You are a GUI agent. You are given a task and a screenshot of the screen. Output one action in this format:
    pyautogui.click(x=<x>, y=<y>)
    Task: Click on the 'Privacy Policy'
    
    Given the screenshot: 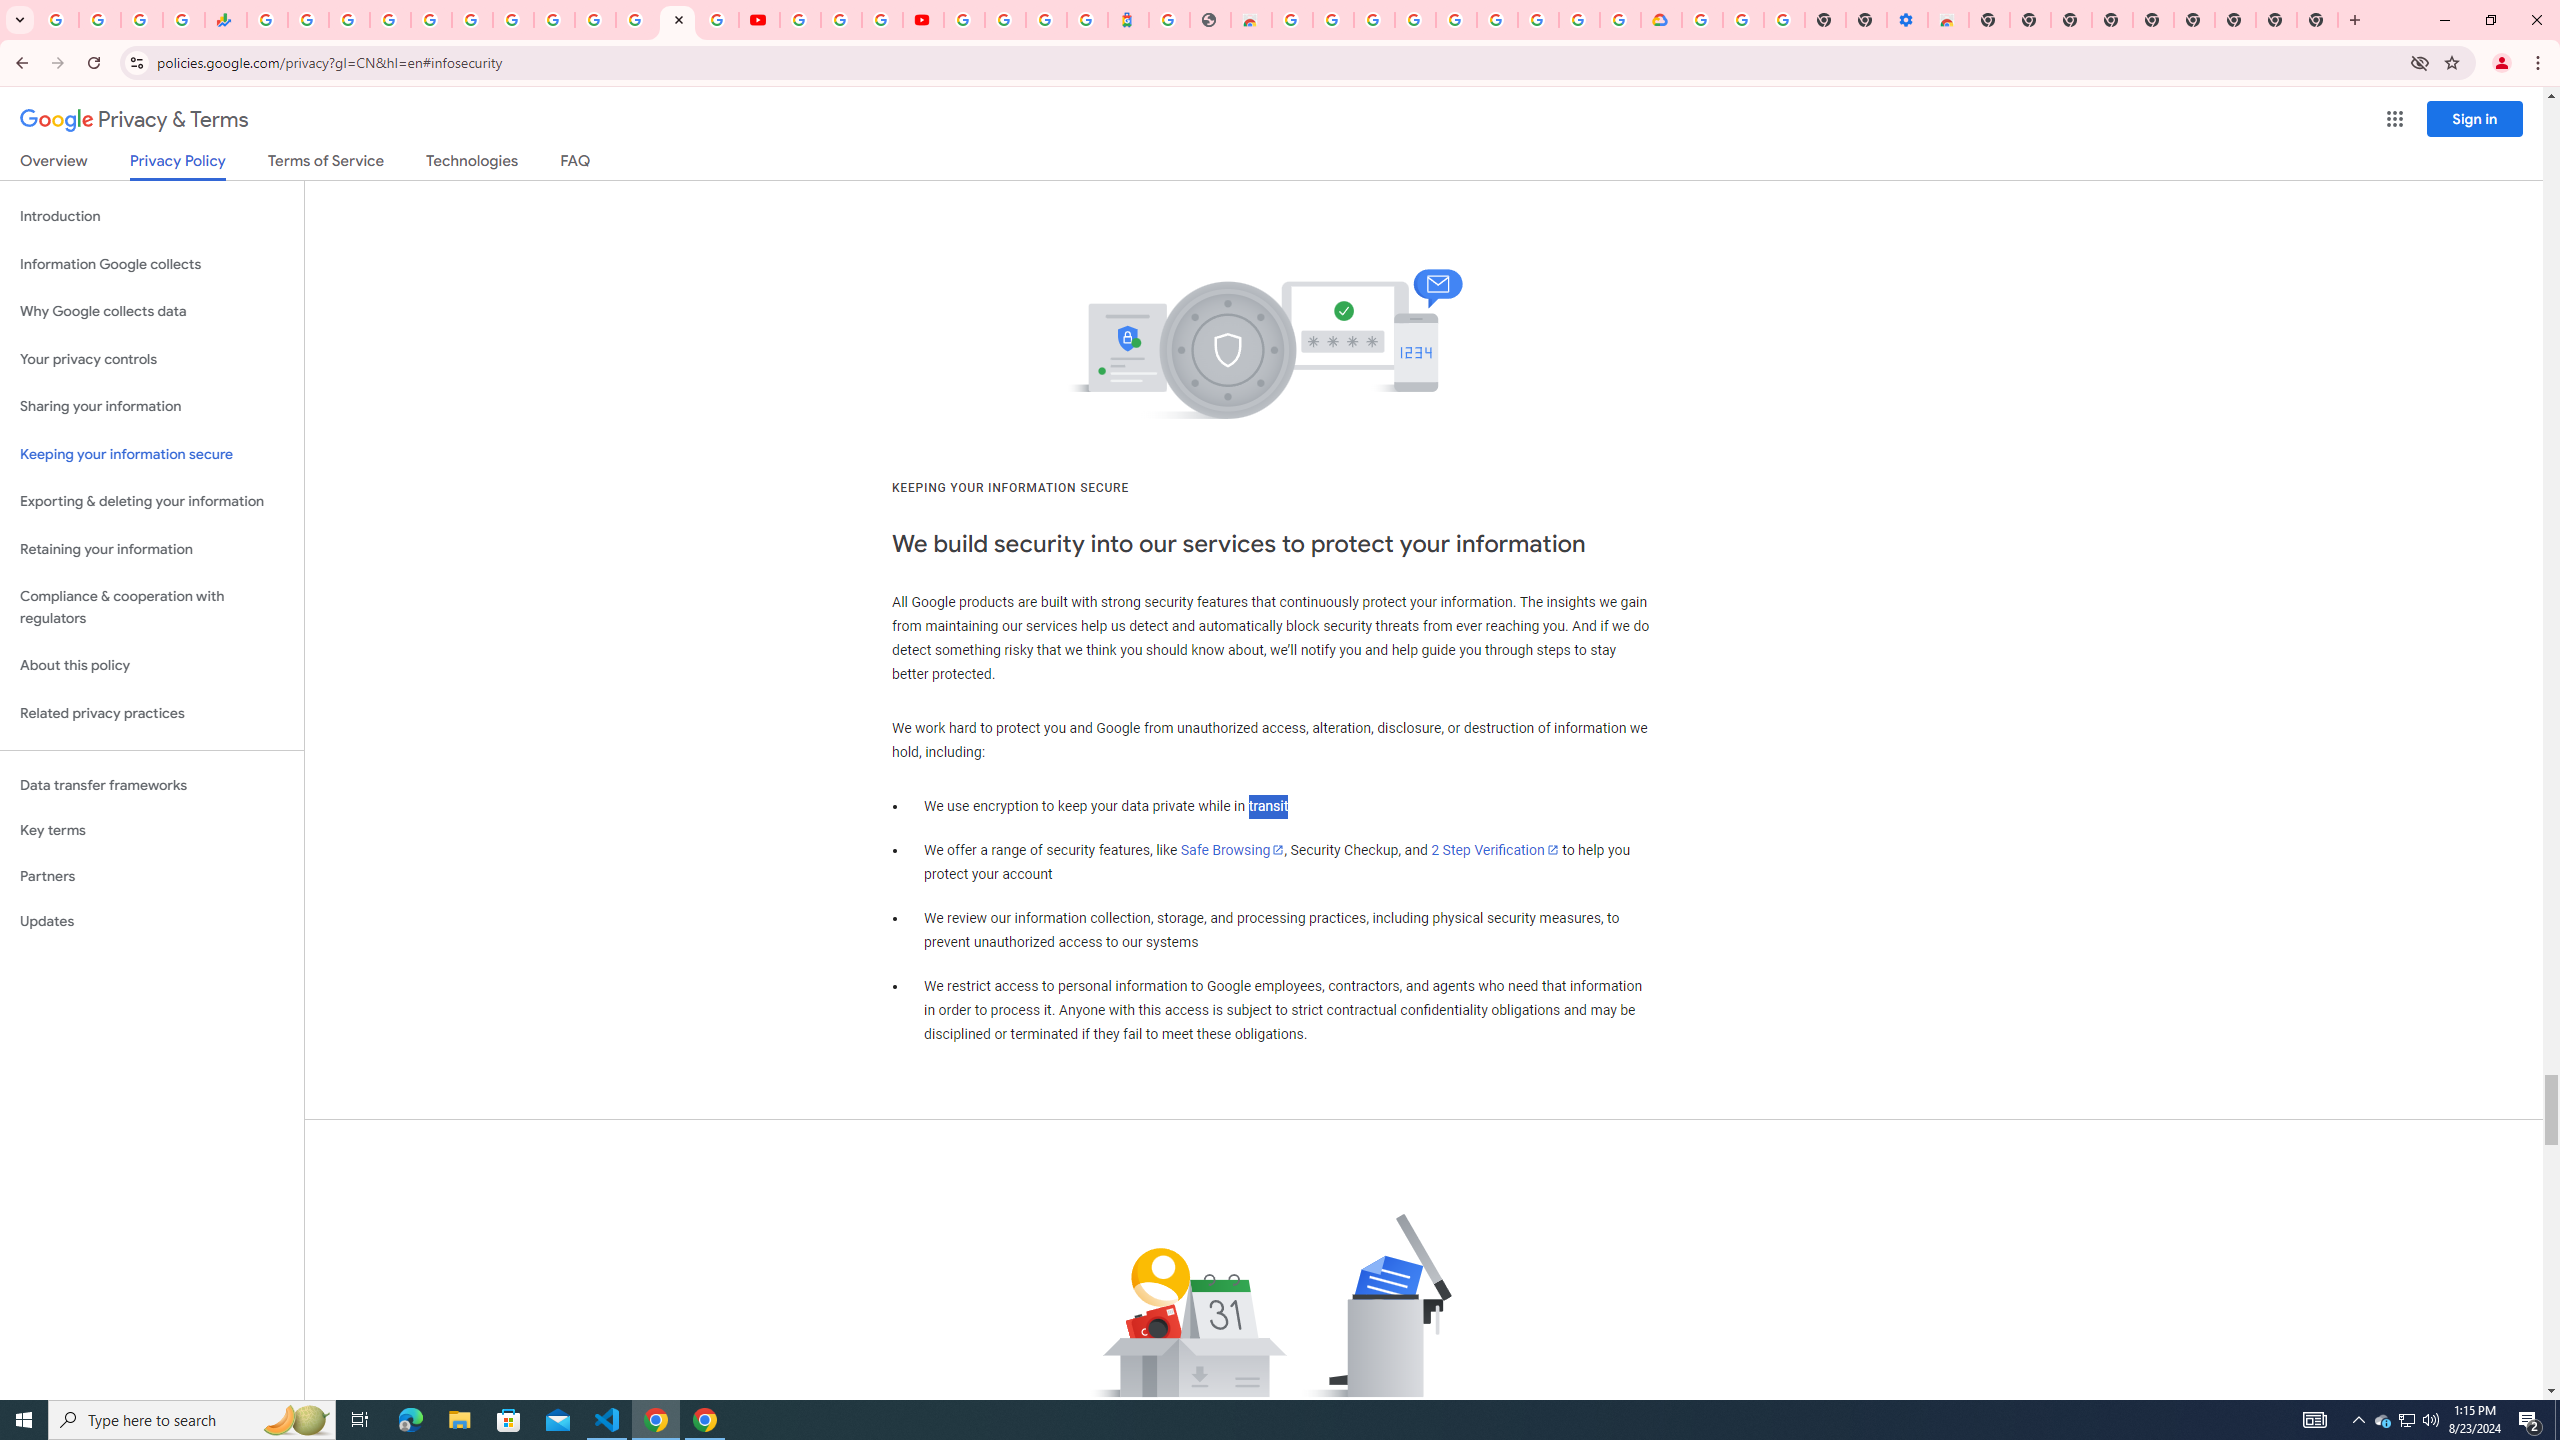 What is the action you would take?
    pyautogui.click(x=175, y=165)
    